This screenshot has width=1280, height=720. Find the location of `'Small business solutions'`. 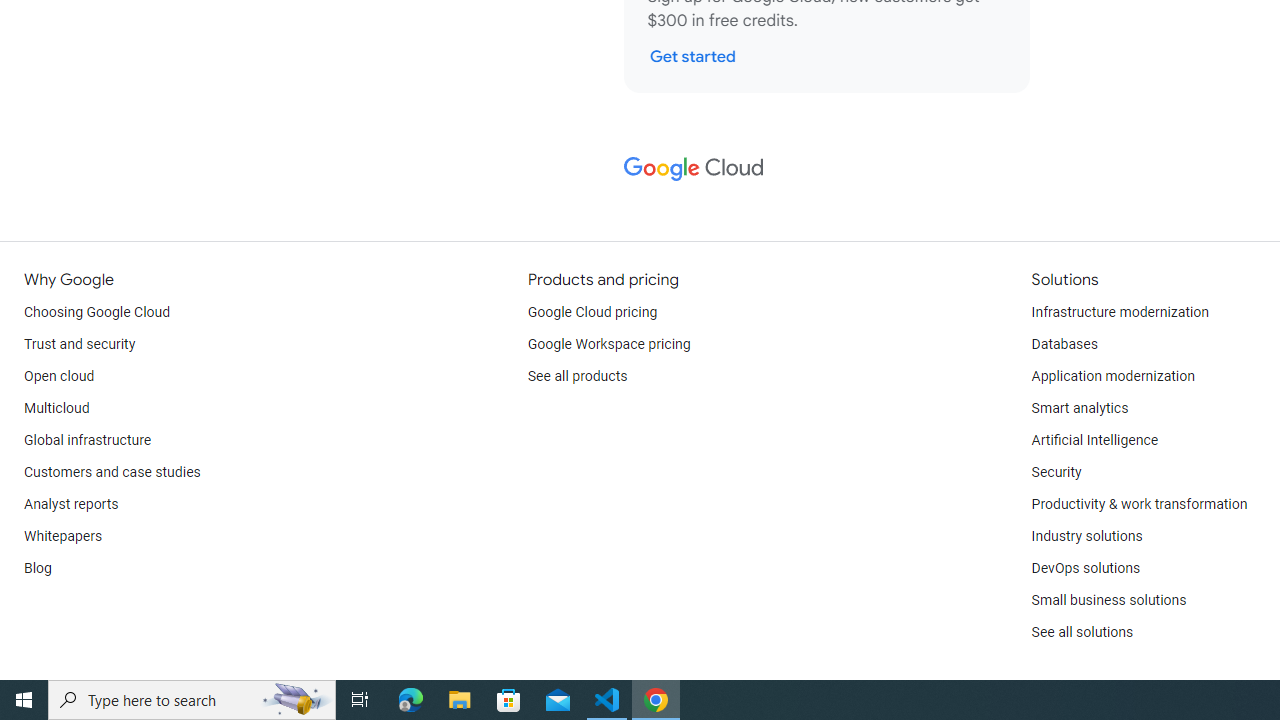

'Small business solutions' is located at coordinates (1107, 599).